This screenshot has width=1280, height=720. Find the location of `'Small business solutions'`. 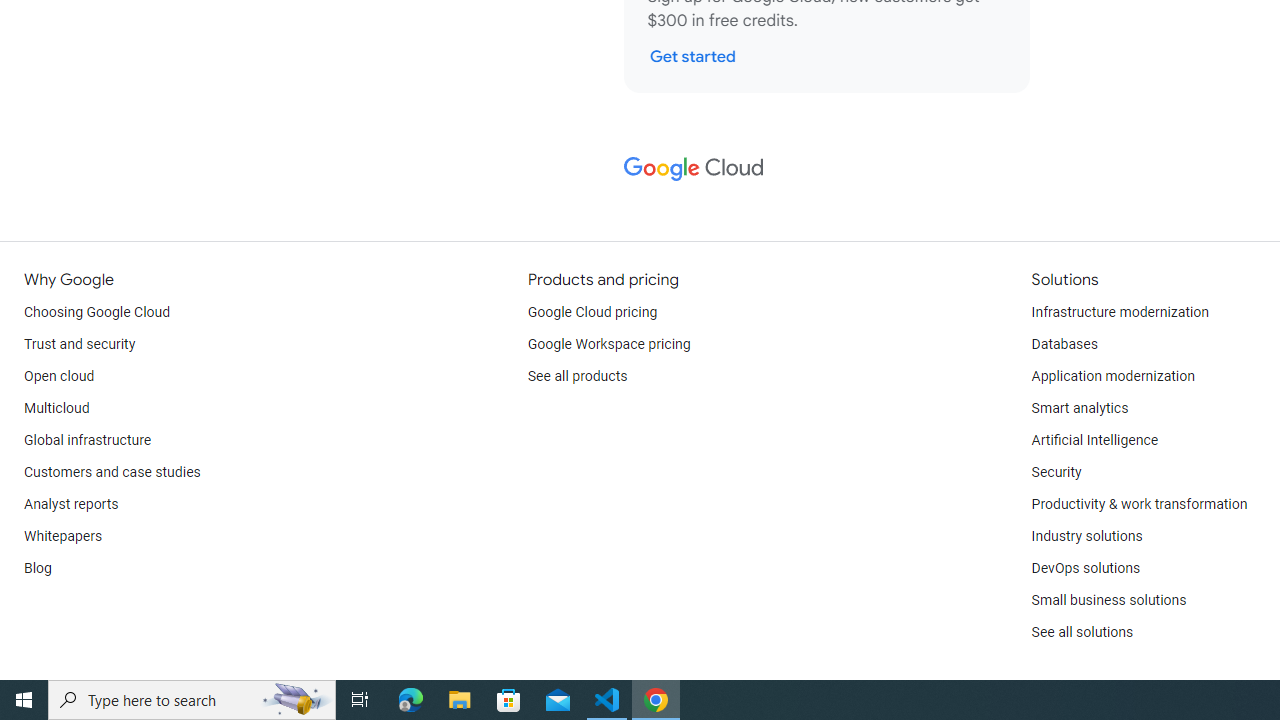

'Small business solutions' is located at coordinates (1107, 599).